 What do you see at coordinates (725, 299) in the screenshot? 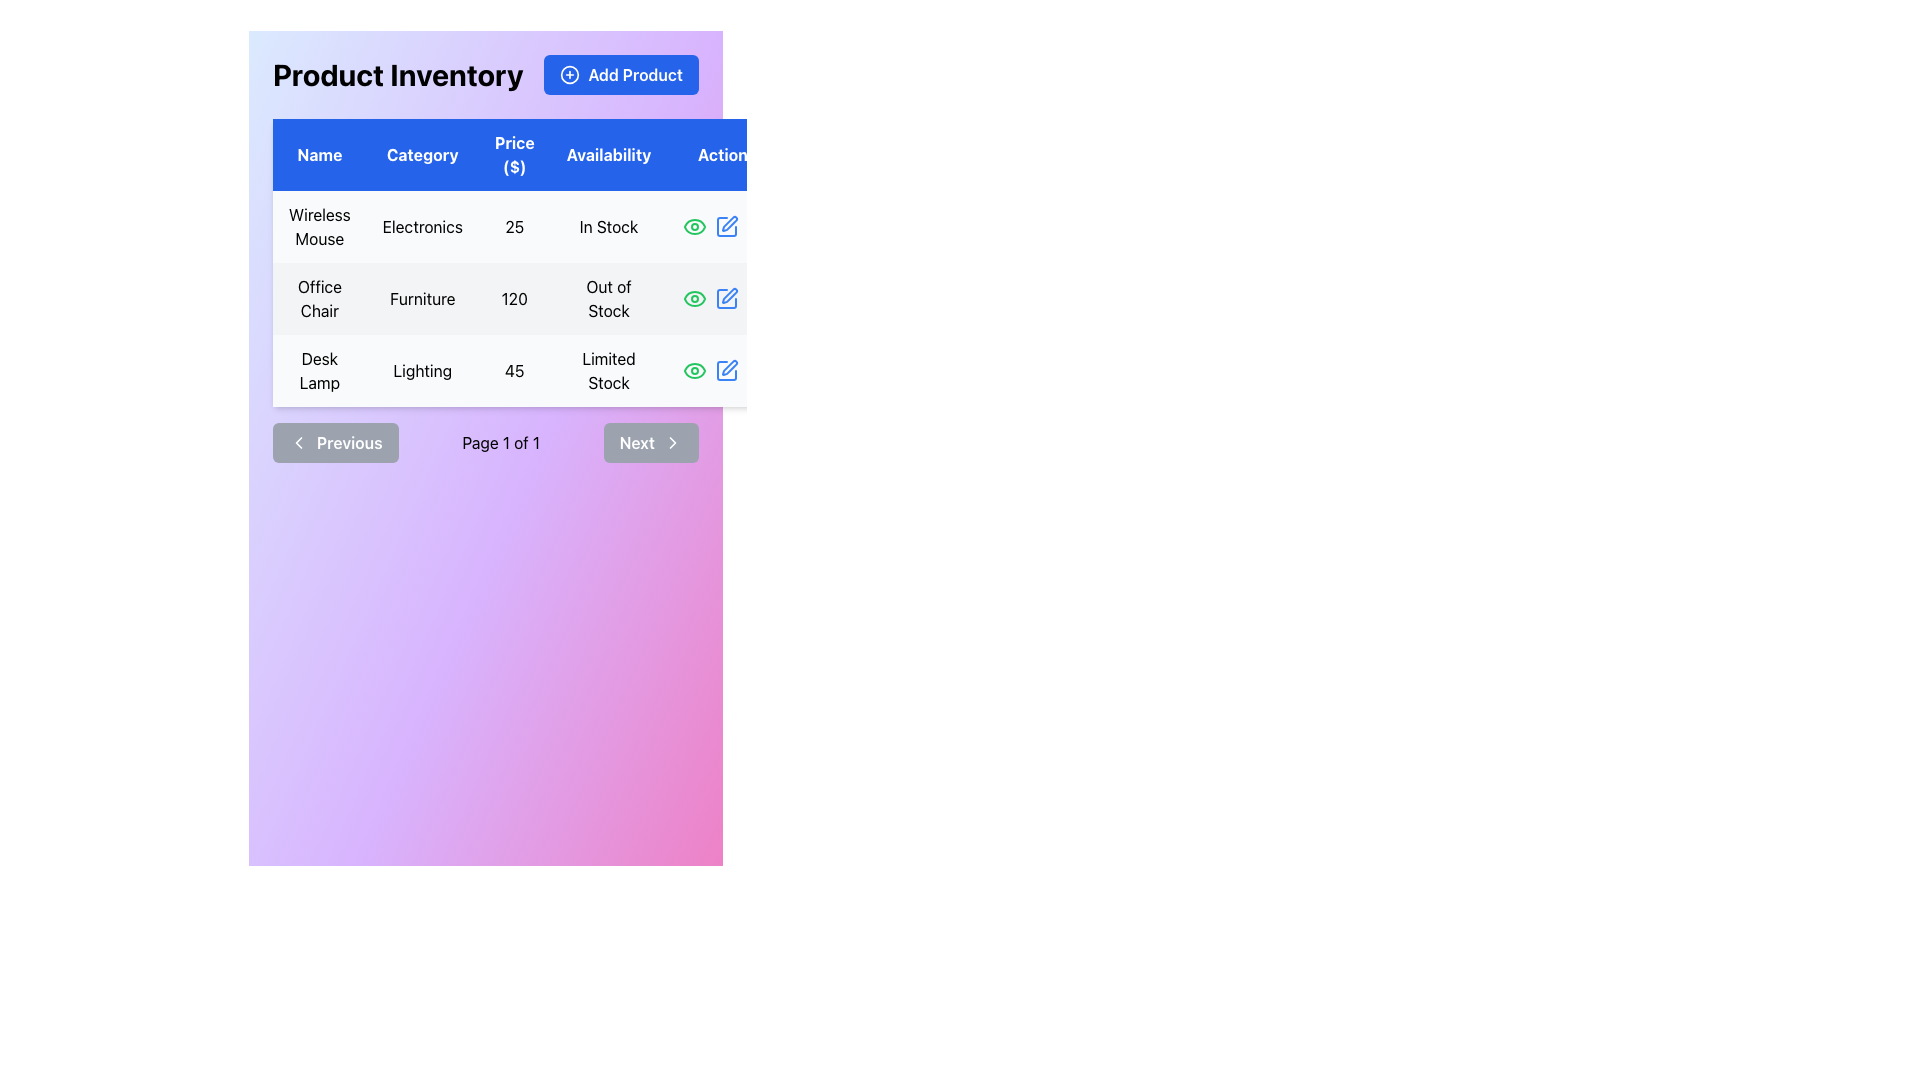
I see `the blue pencil icon in the third position of the last column in the 'Product Inventory' table` at bounding box center [725, 299].